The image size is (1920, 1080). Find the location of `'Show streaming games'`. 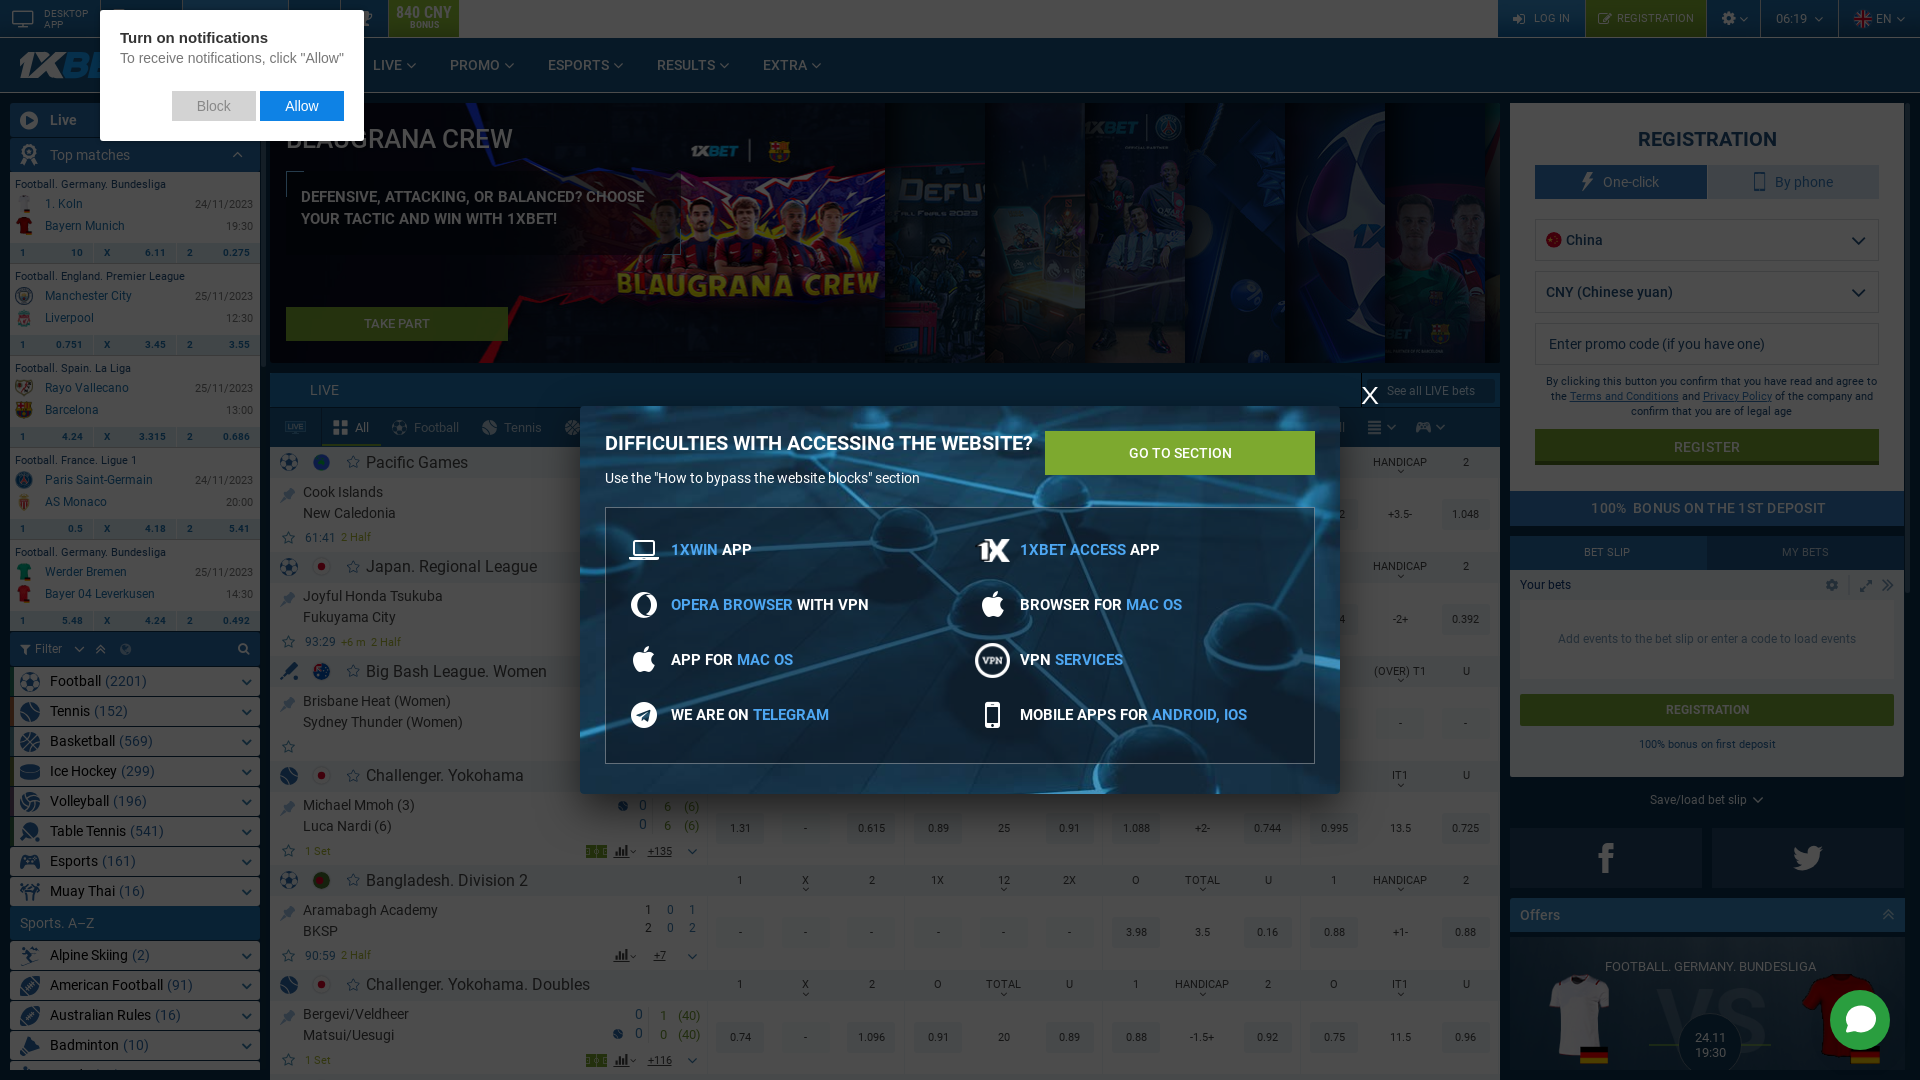

'Show streaming games' is located at coordinates (294, 426).